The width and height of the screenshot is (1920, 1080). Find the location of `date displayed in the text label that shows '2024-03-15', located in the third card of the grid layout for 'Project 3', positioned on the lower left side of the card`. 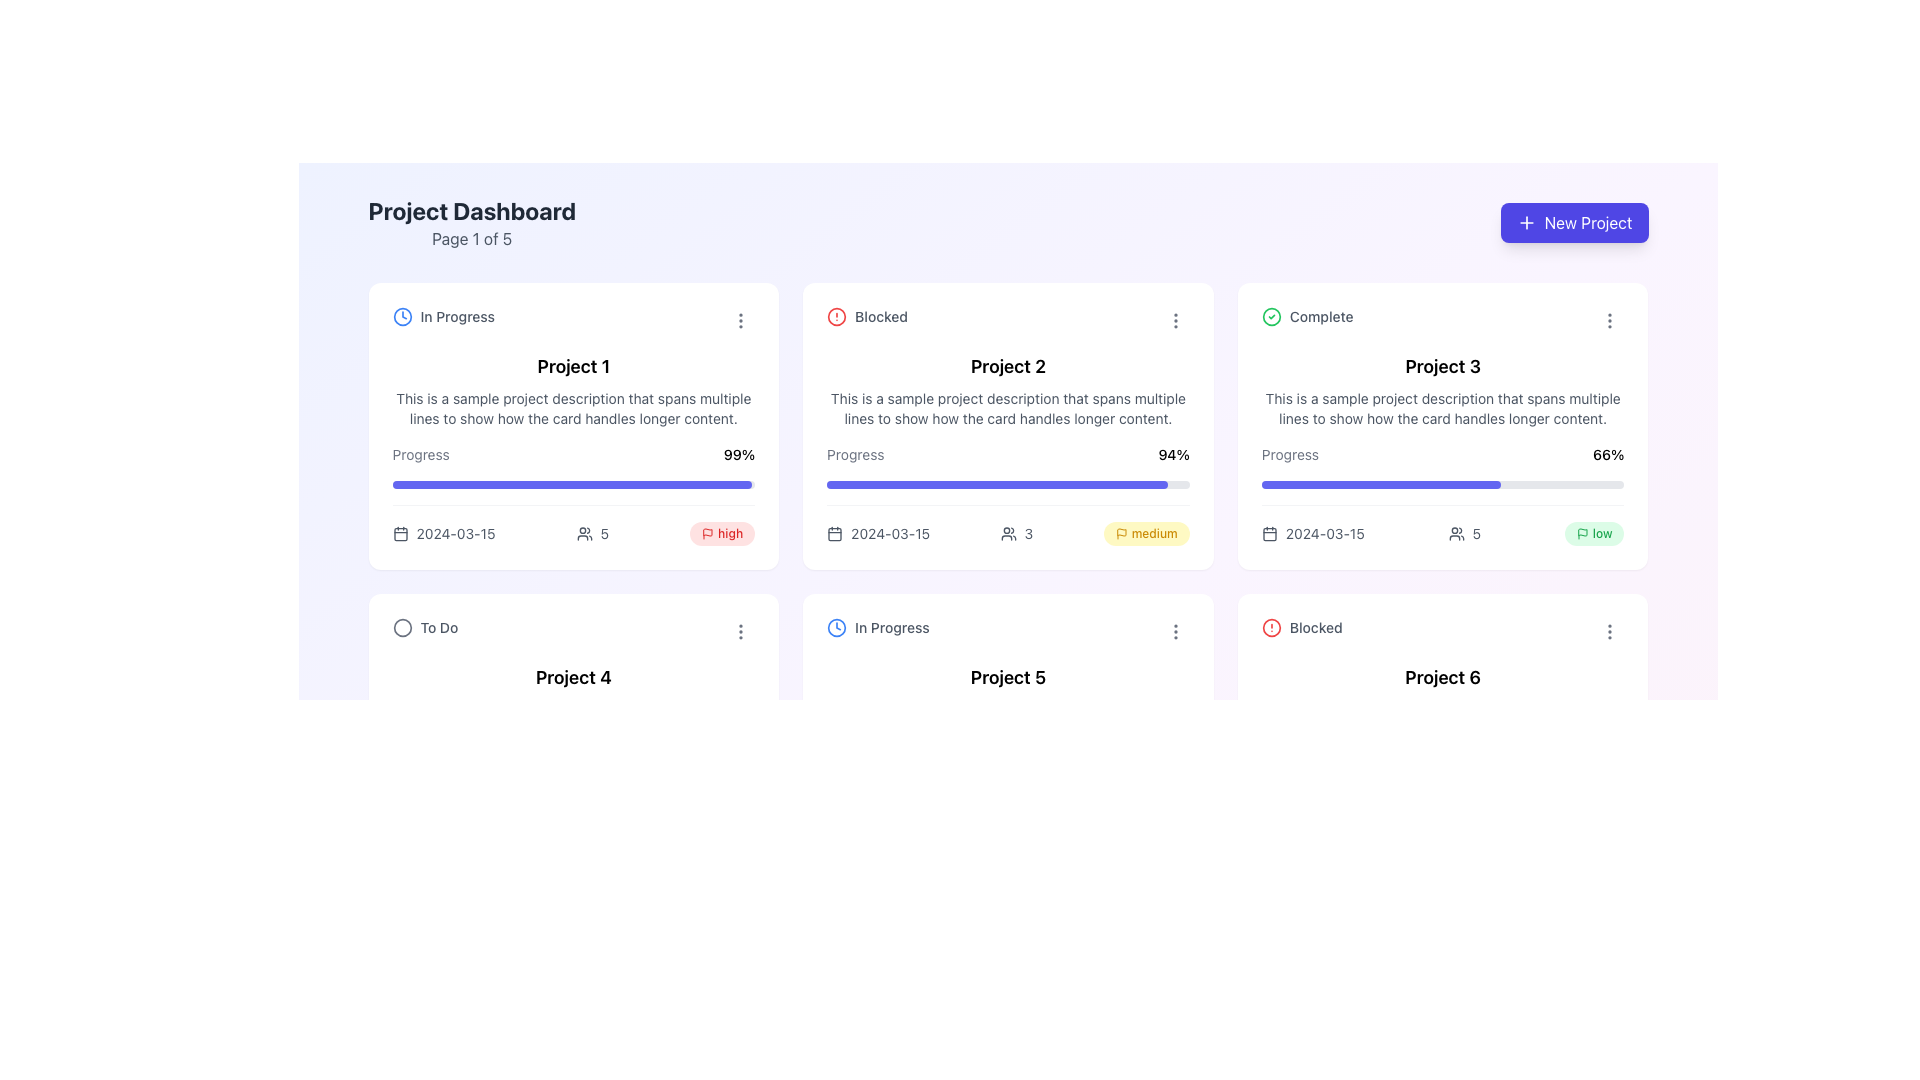

date displayed in the text label that shows '2024-03-15', located in the third card of the grid layout for 'Project 3', positioned on the lower left side of the card is located at coordinates (1325, 532).